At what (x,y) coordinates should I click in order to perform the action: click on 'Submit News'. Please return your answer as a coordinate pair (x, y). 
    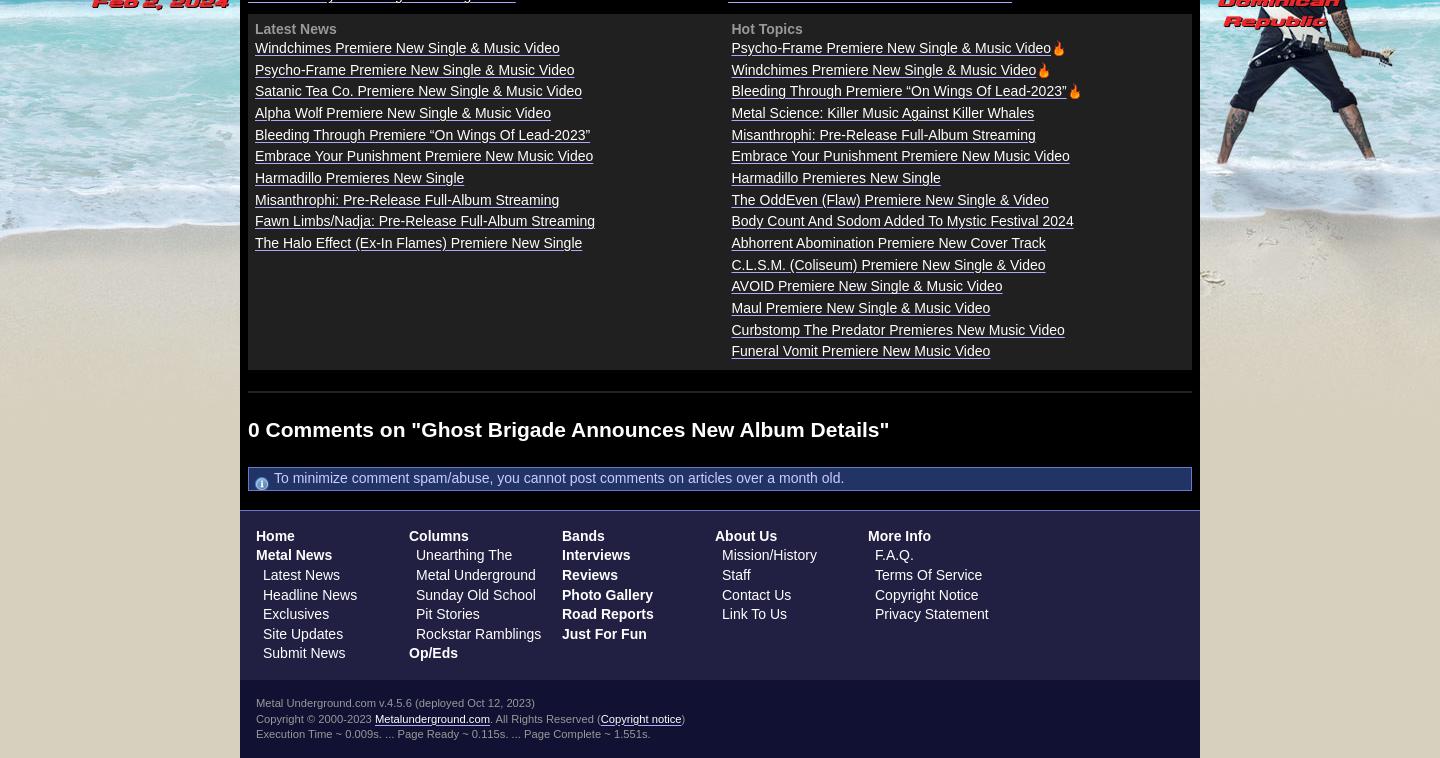
    Looking at the image, I should click on (303, 653).